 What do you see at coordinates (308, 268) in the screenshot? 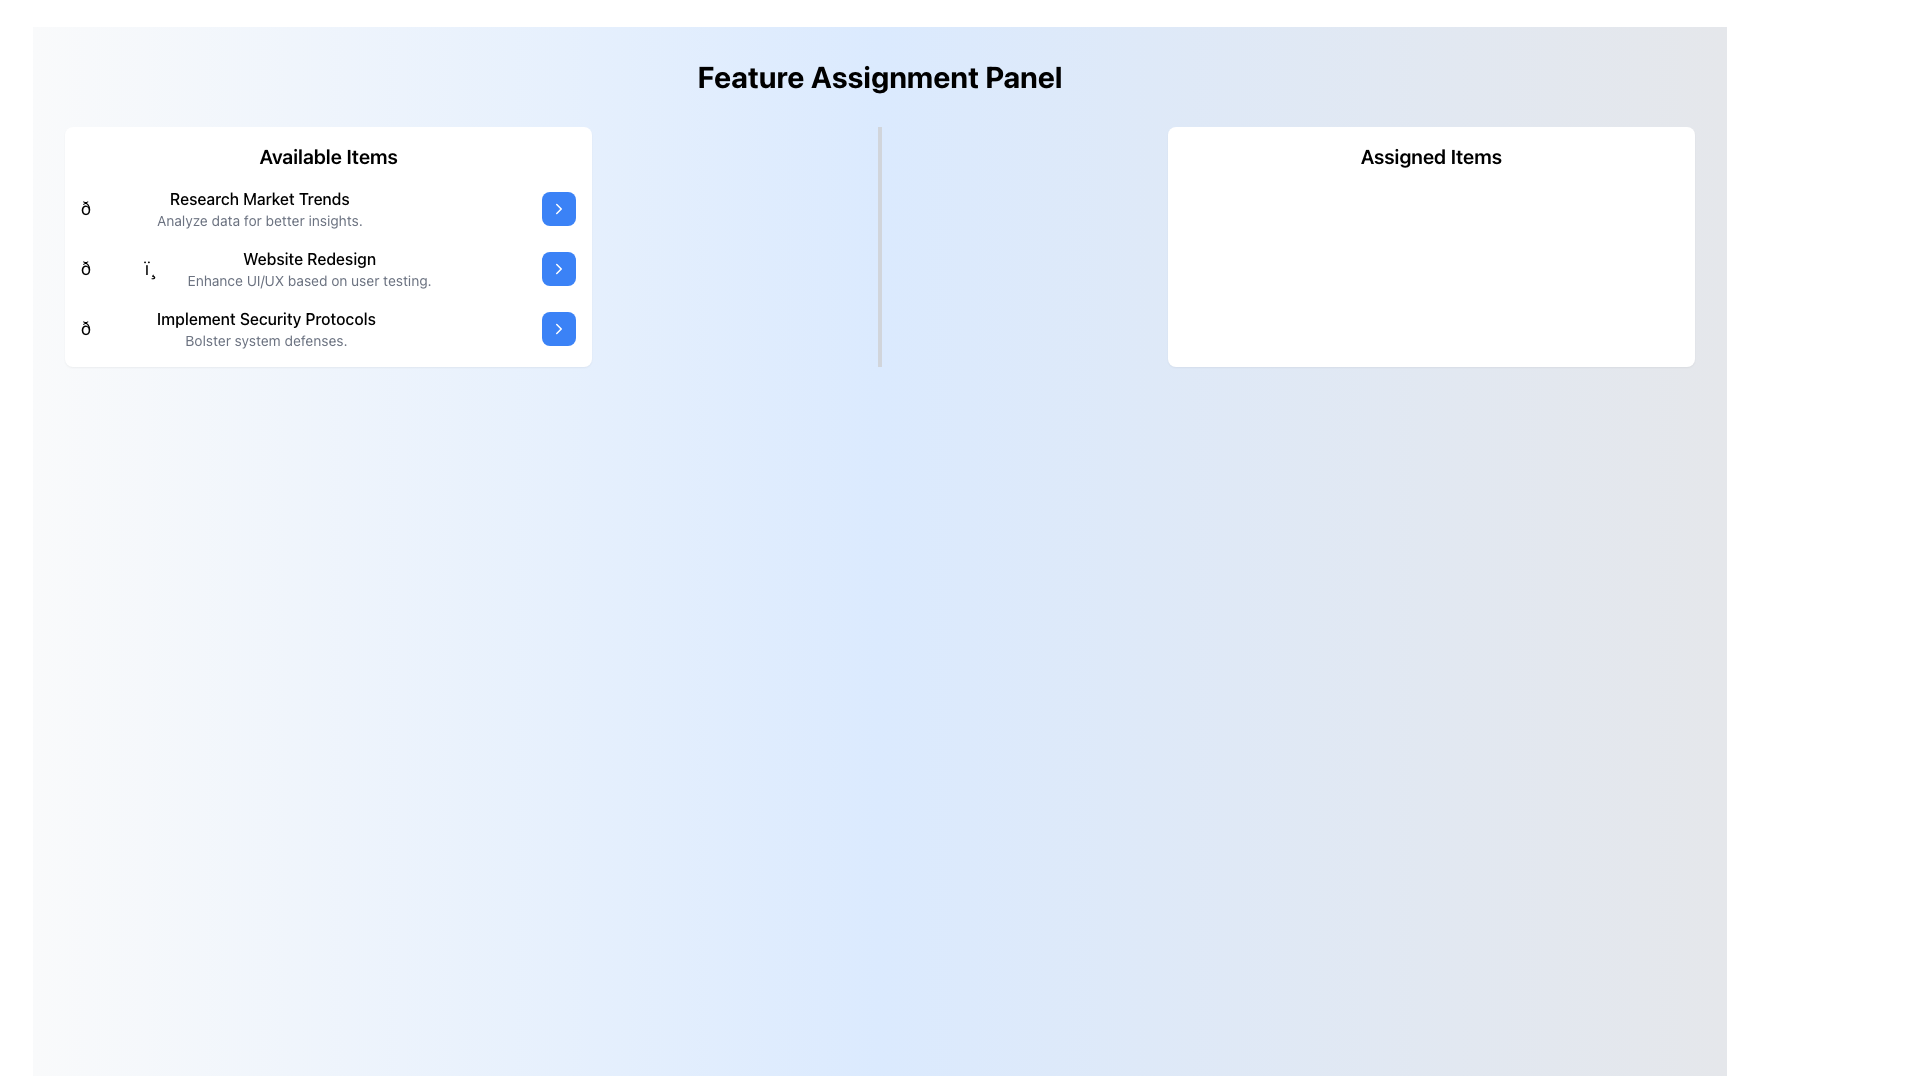
I see `the text block titled 'Website Redesign', which describes 'Enhance UI/UX based on user testing.'` at bounding box center [308, 268].